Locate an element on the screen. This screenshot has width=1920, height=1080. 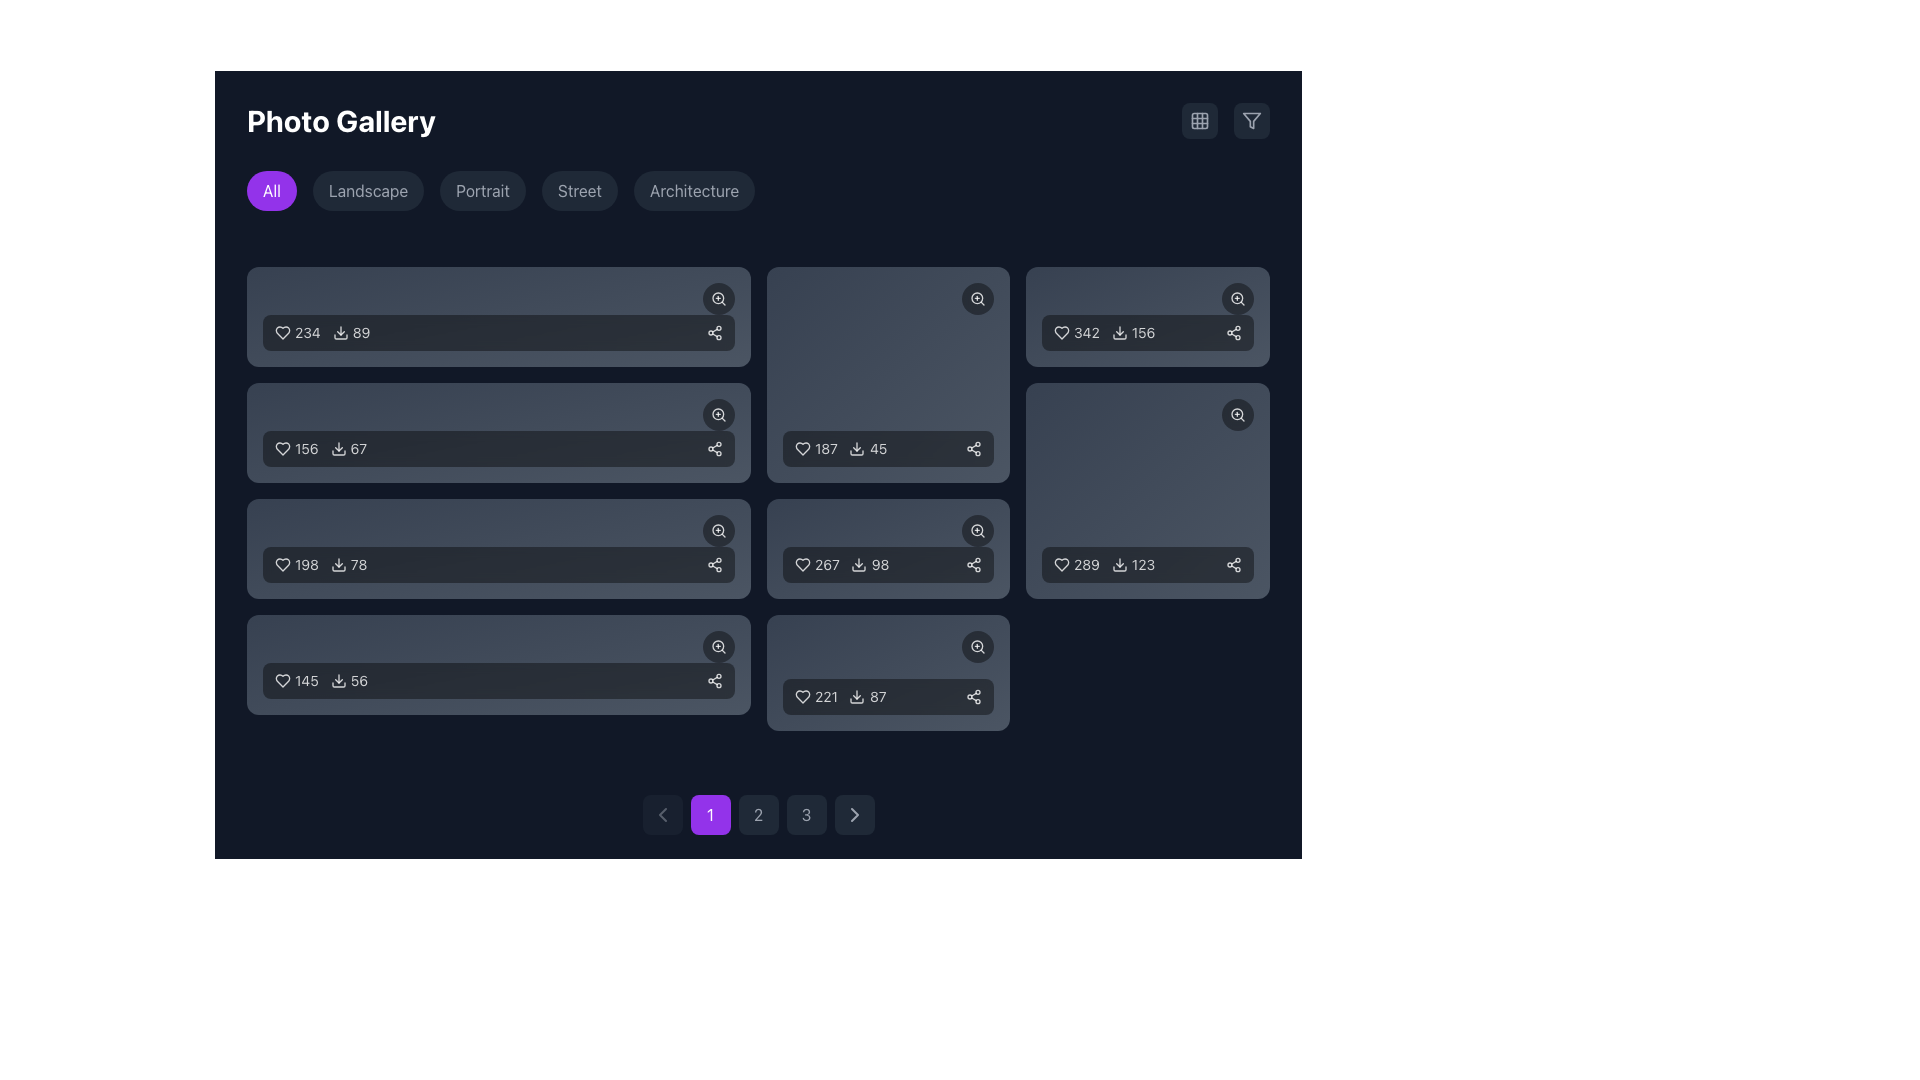
numerical value displayed in the Text Label, which represents a count such as the number of downloads, located at the bottom of a card and aligned with the right edge is located at coordinates (1143, 331).